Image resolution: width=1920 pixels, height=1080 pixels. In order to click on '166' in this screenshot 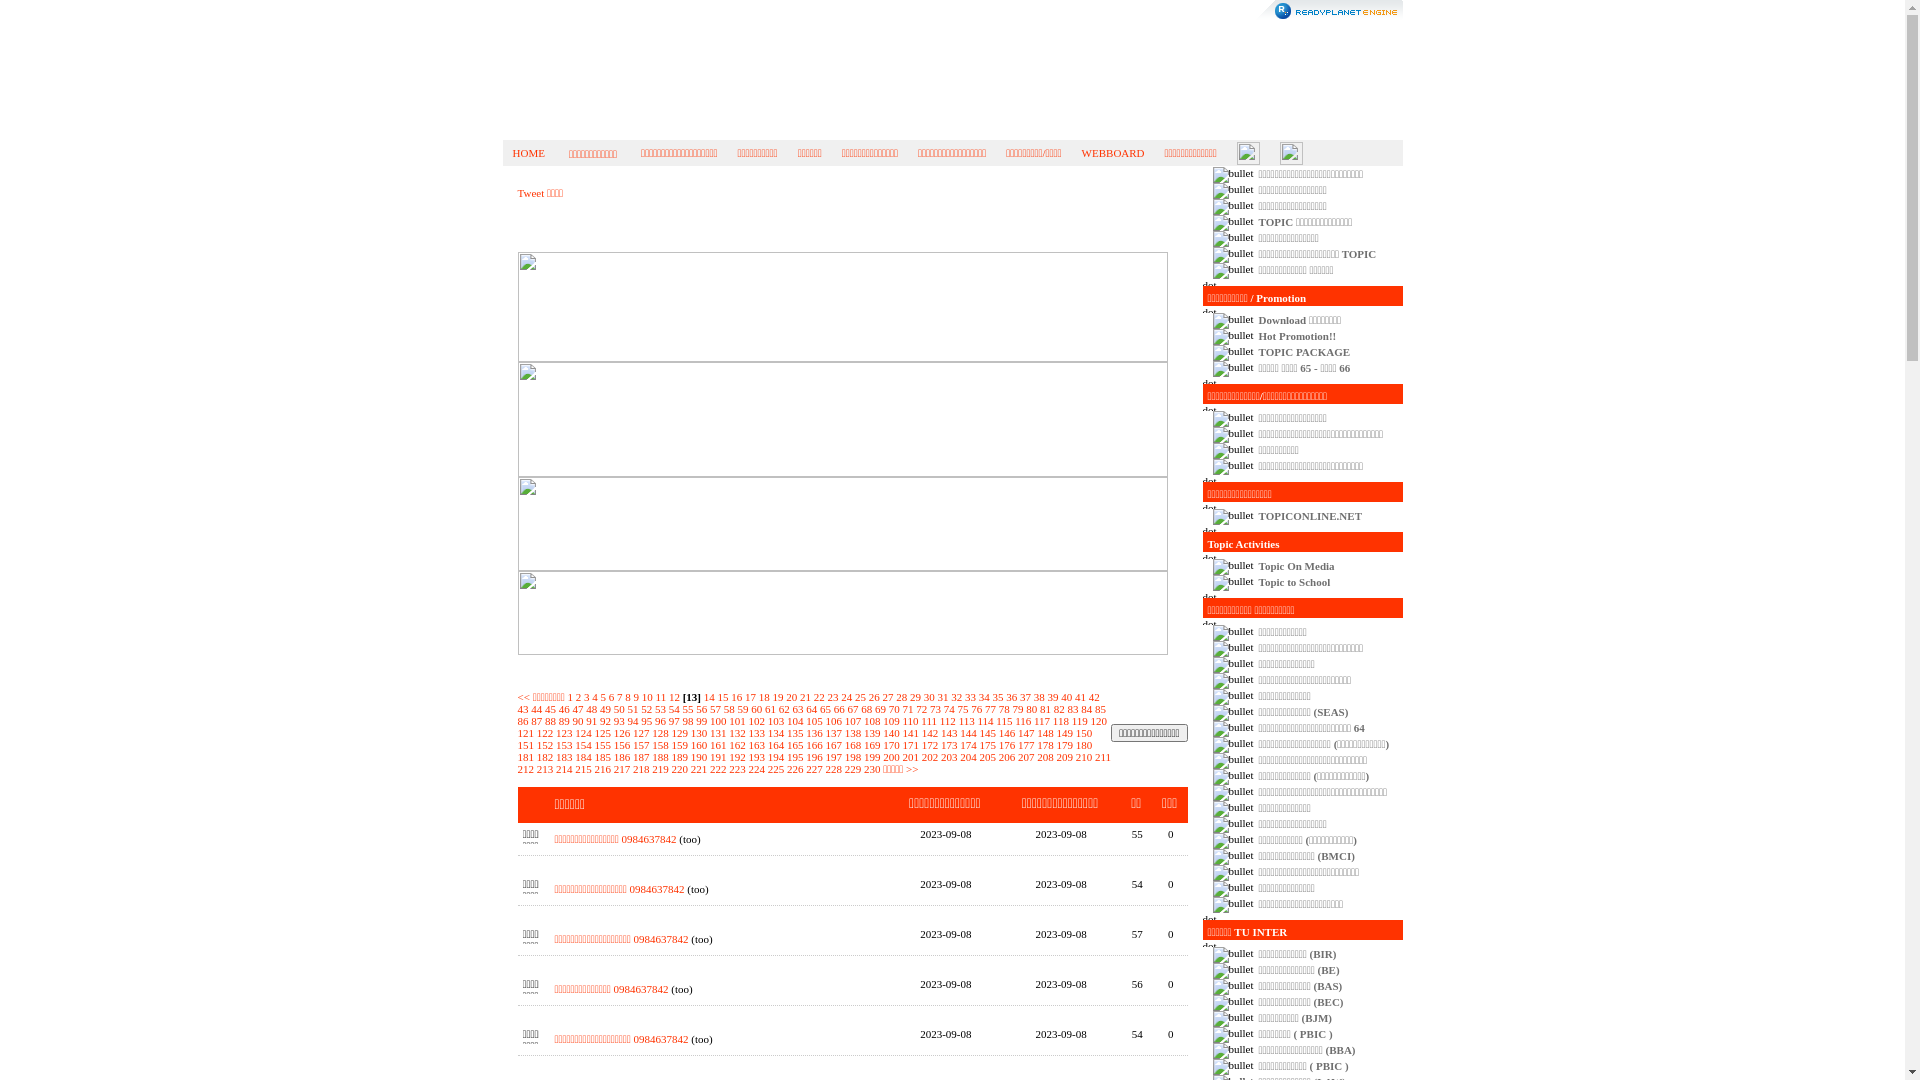, I will do `click(814, 744)`.